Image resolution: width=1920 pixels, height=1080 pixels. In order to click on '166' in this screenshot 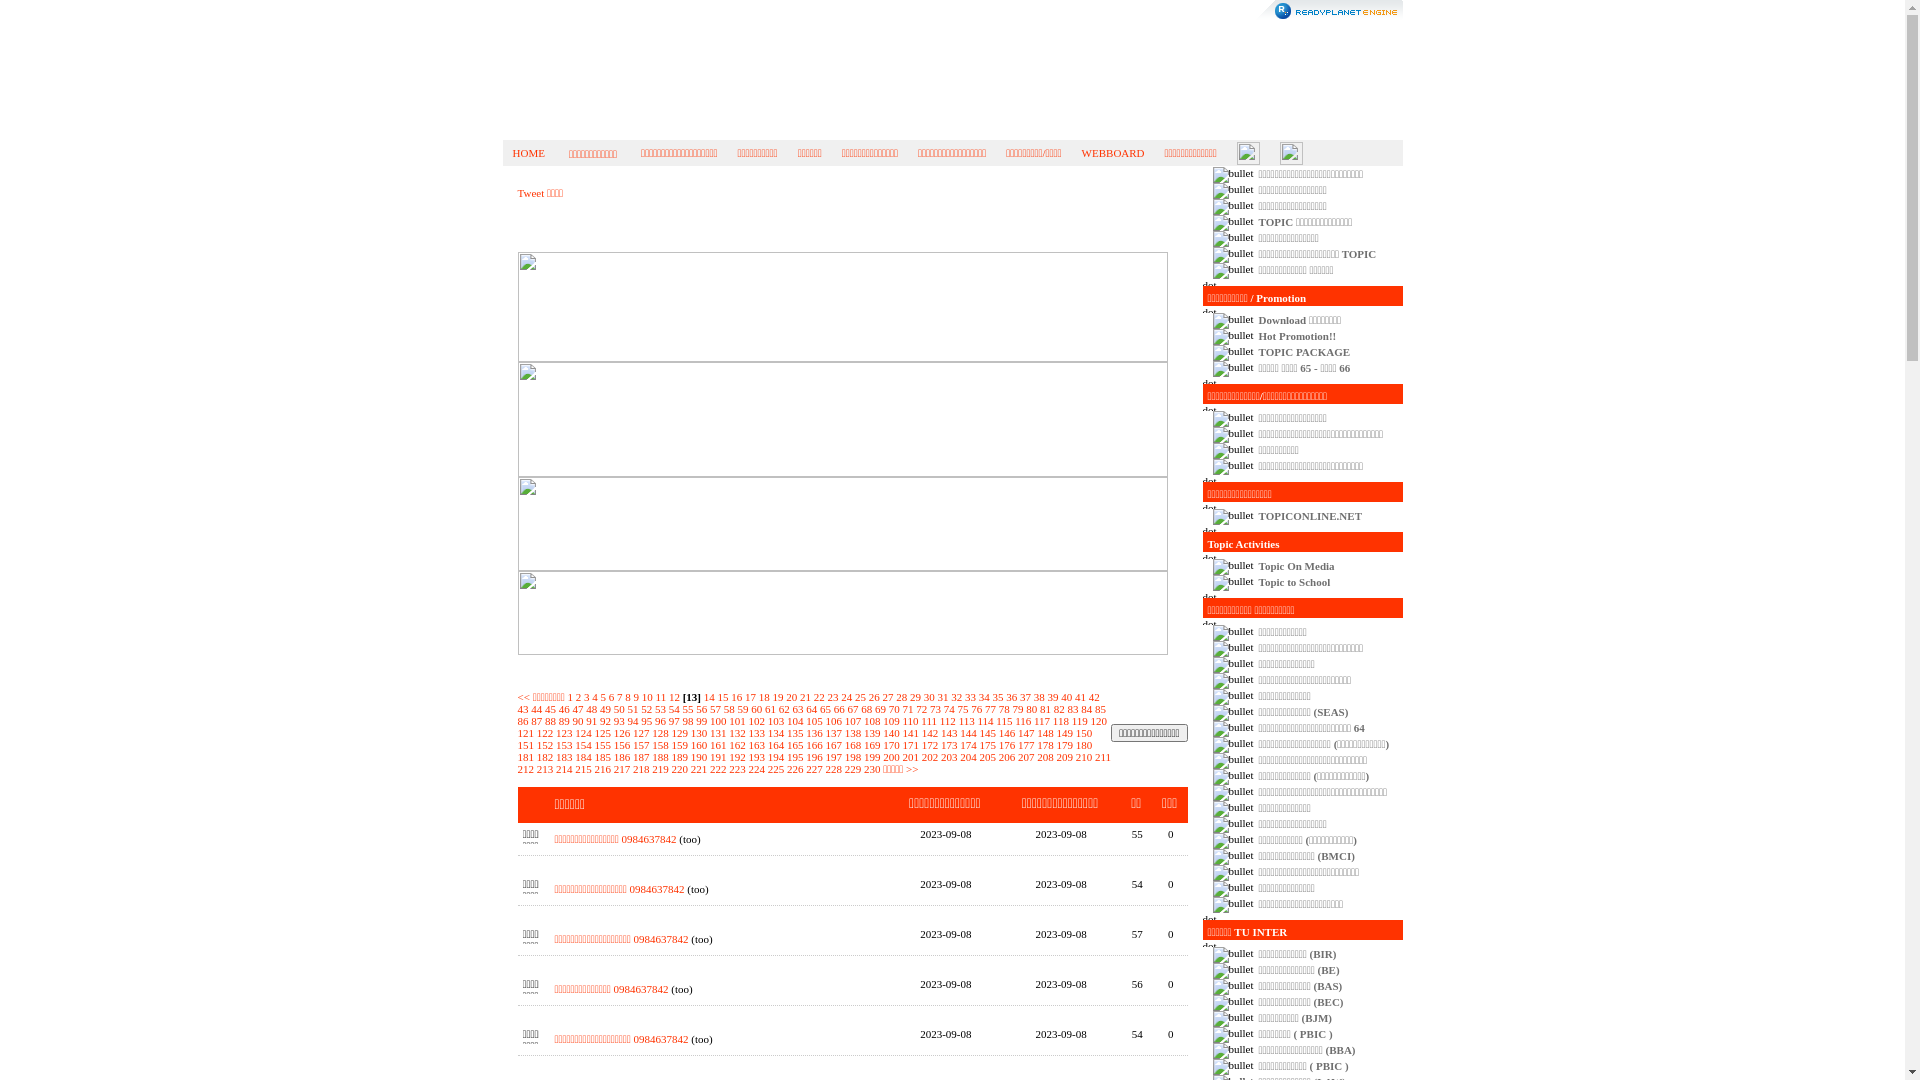, I will do `click(814, 744)`.